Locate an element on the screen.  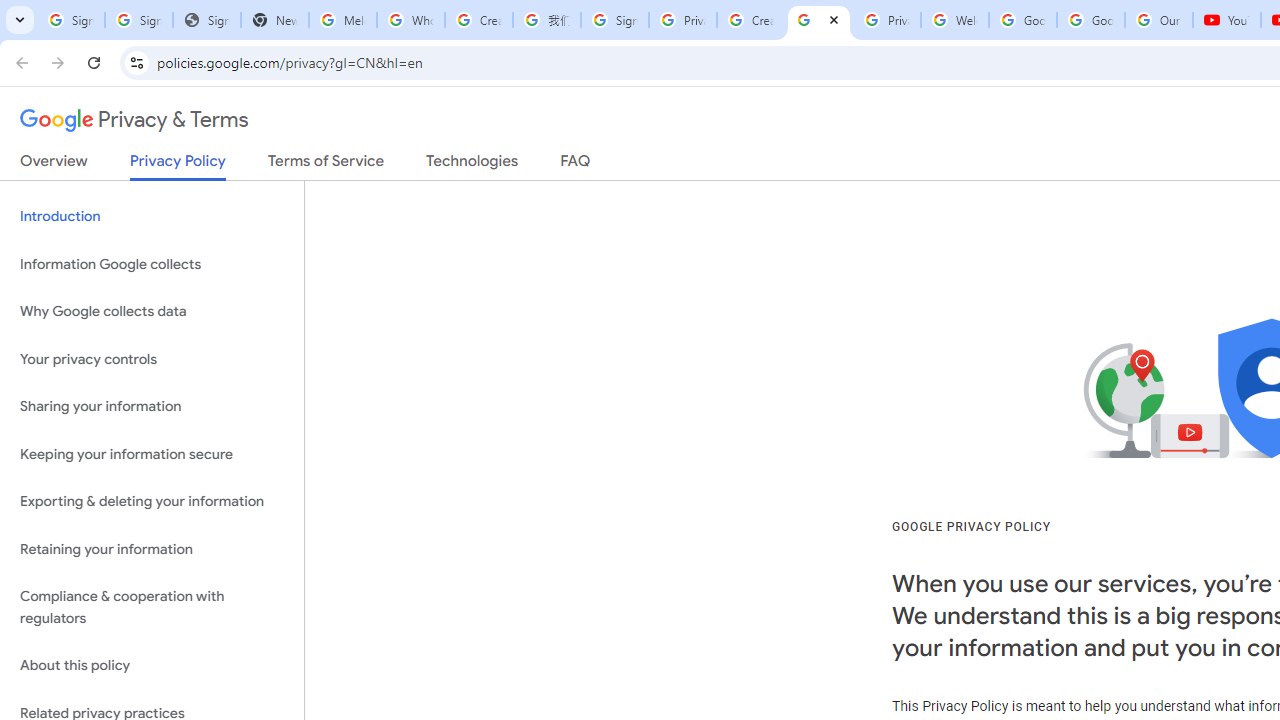
'YouTube' is located at coordinates (1225, 20).